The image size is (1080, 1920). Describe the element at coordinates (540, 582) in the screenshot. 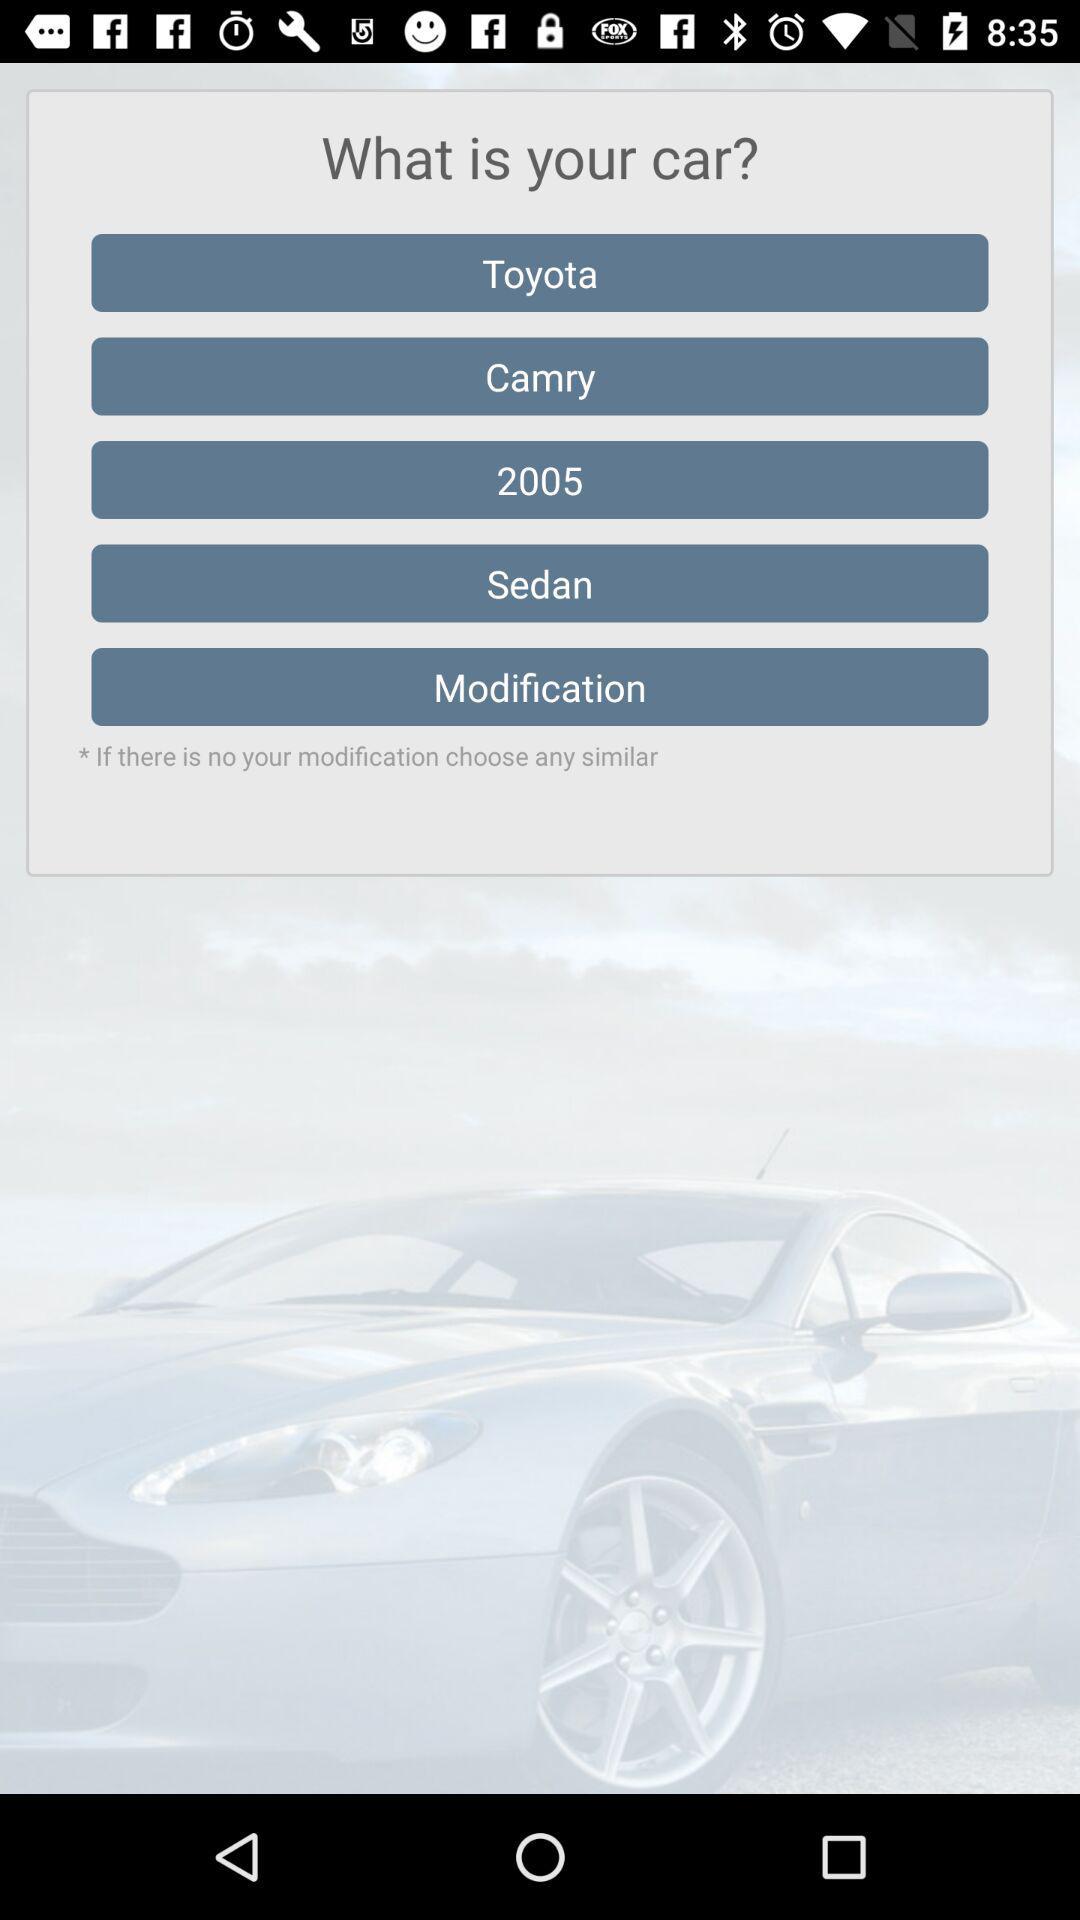

I see `the sedan item` at that location.